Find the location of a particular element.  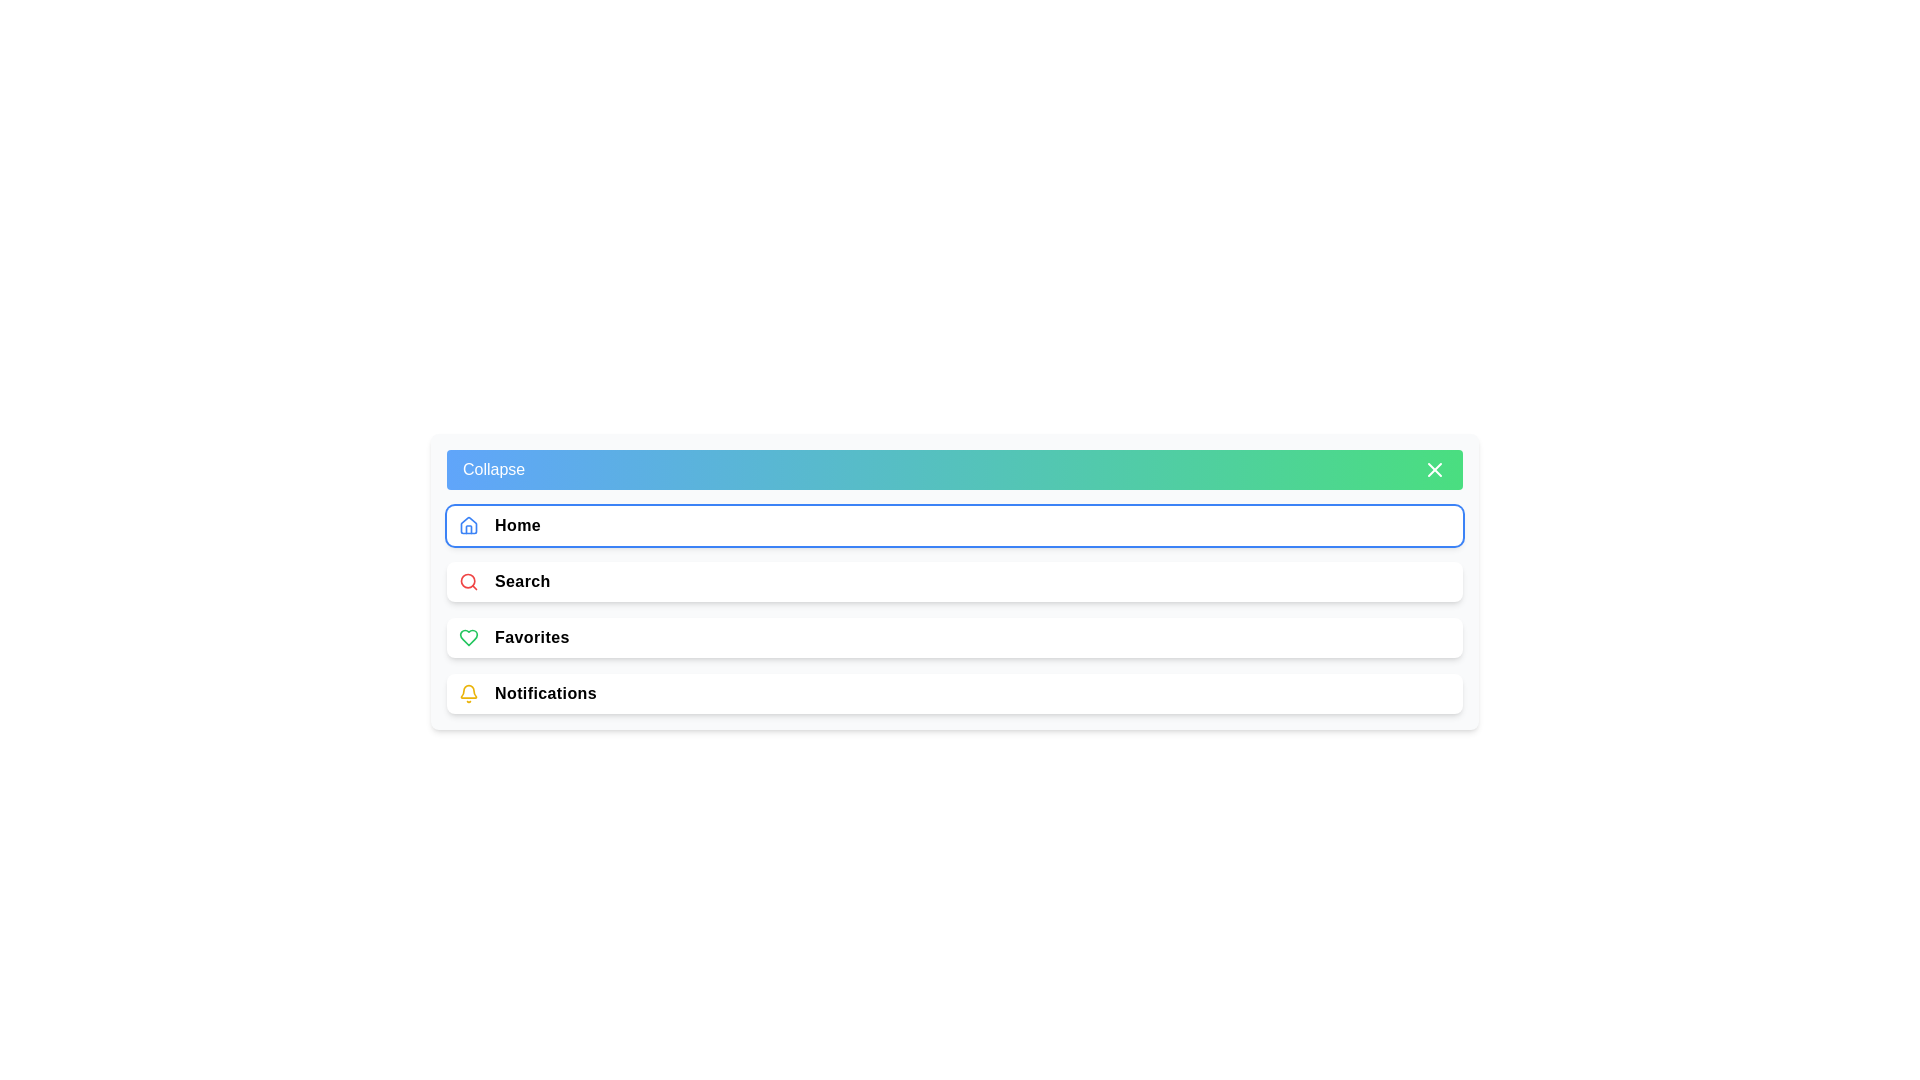

the menu item labeled Home is located at coordinates (954, 524).